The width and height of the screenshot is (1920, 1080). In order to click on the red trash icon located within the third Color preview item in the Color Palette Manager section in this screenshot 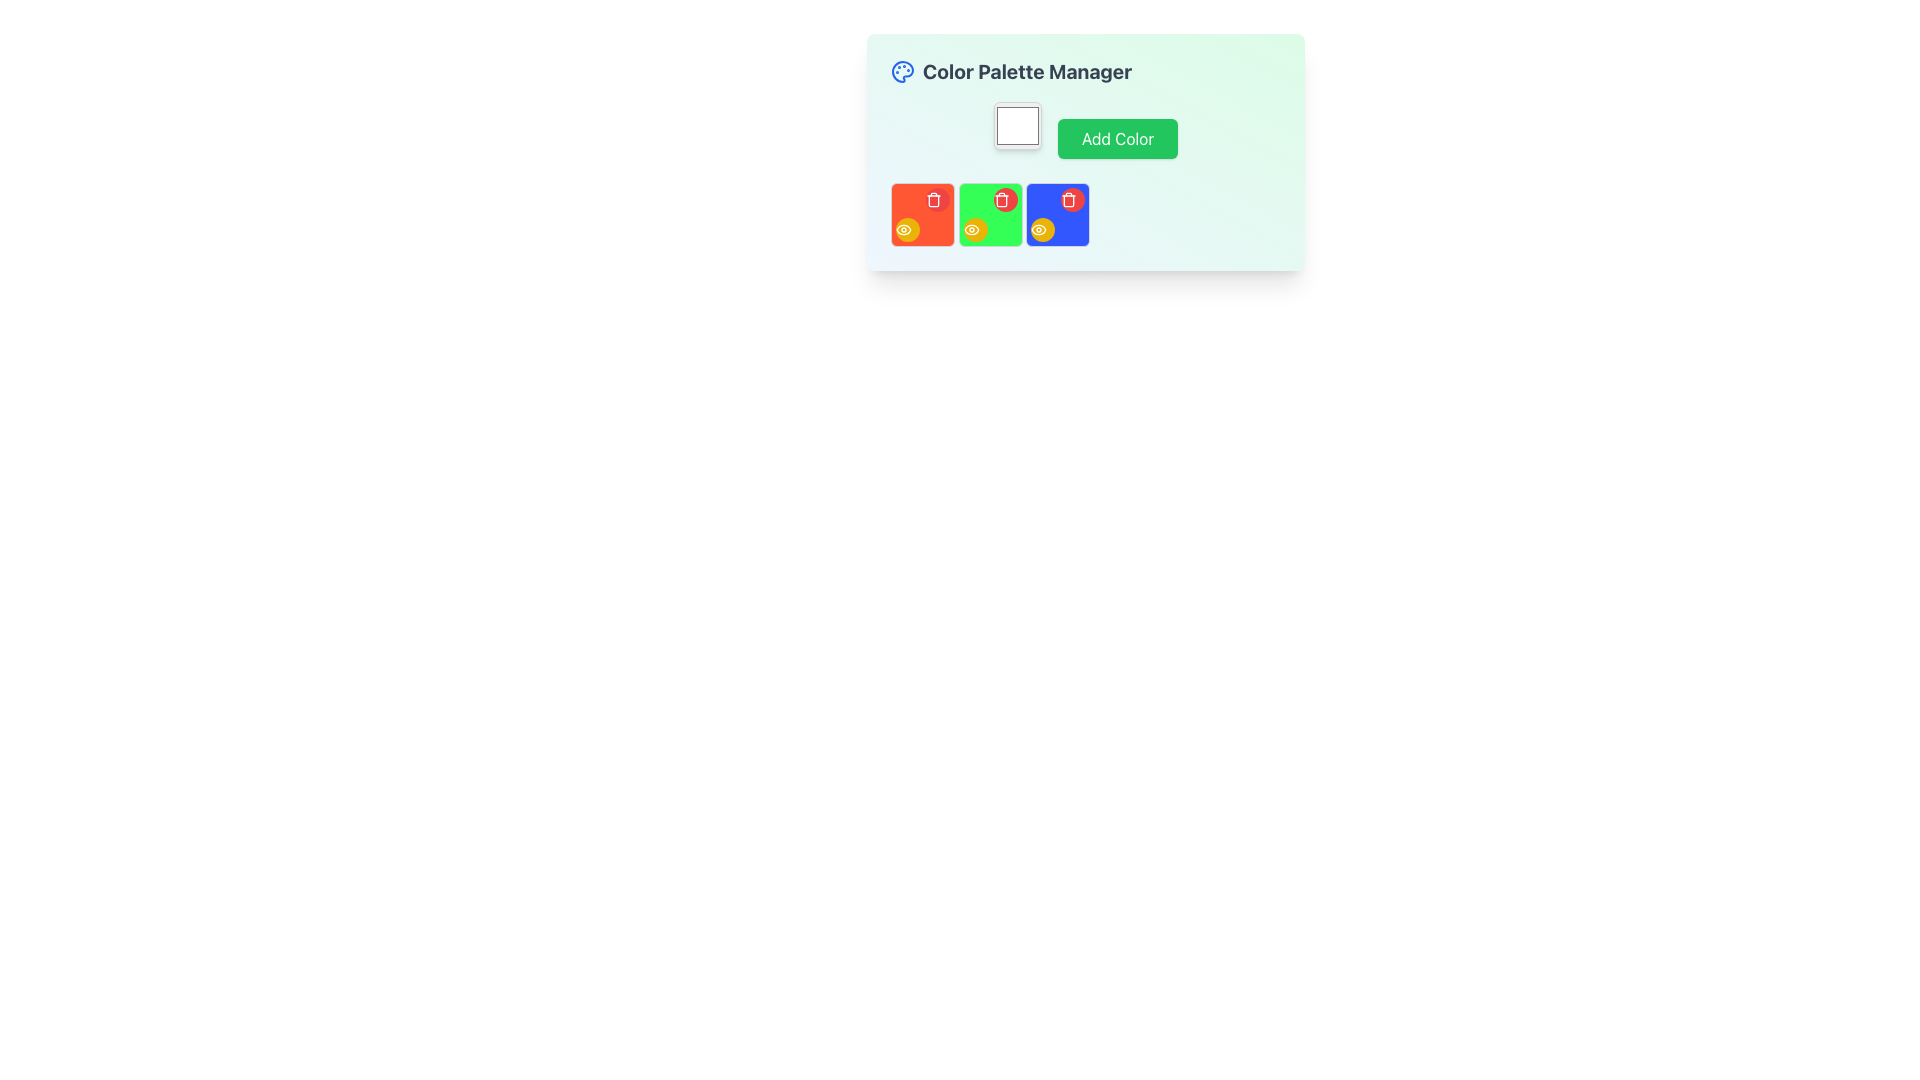, I will do `click(1084, 215)`.